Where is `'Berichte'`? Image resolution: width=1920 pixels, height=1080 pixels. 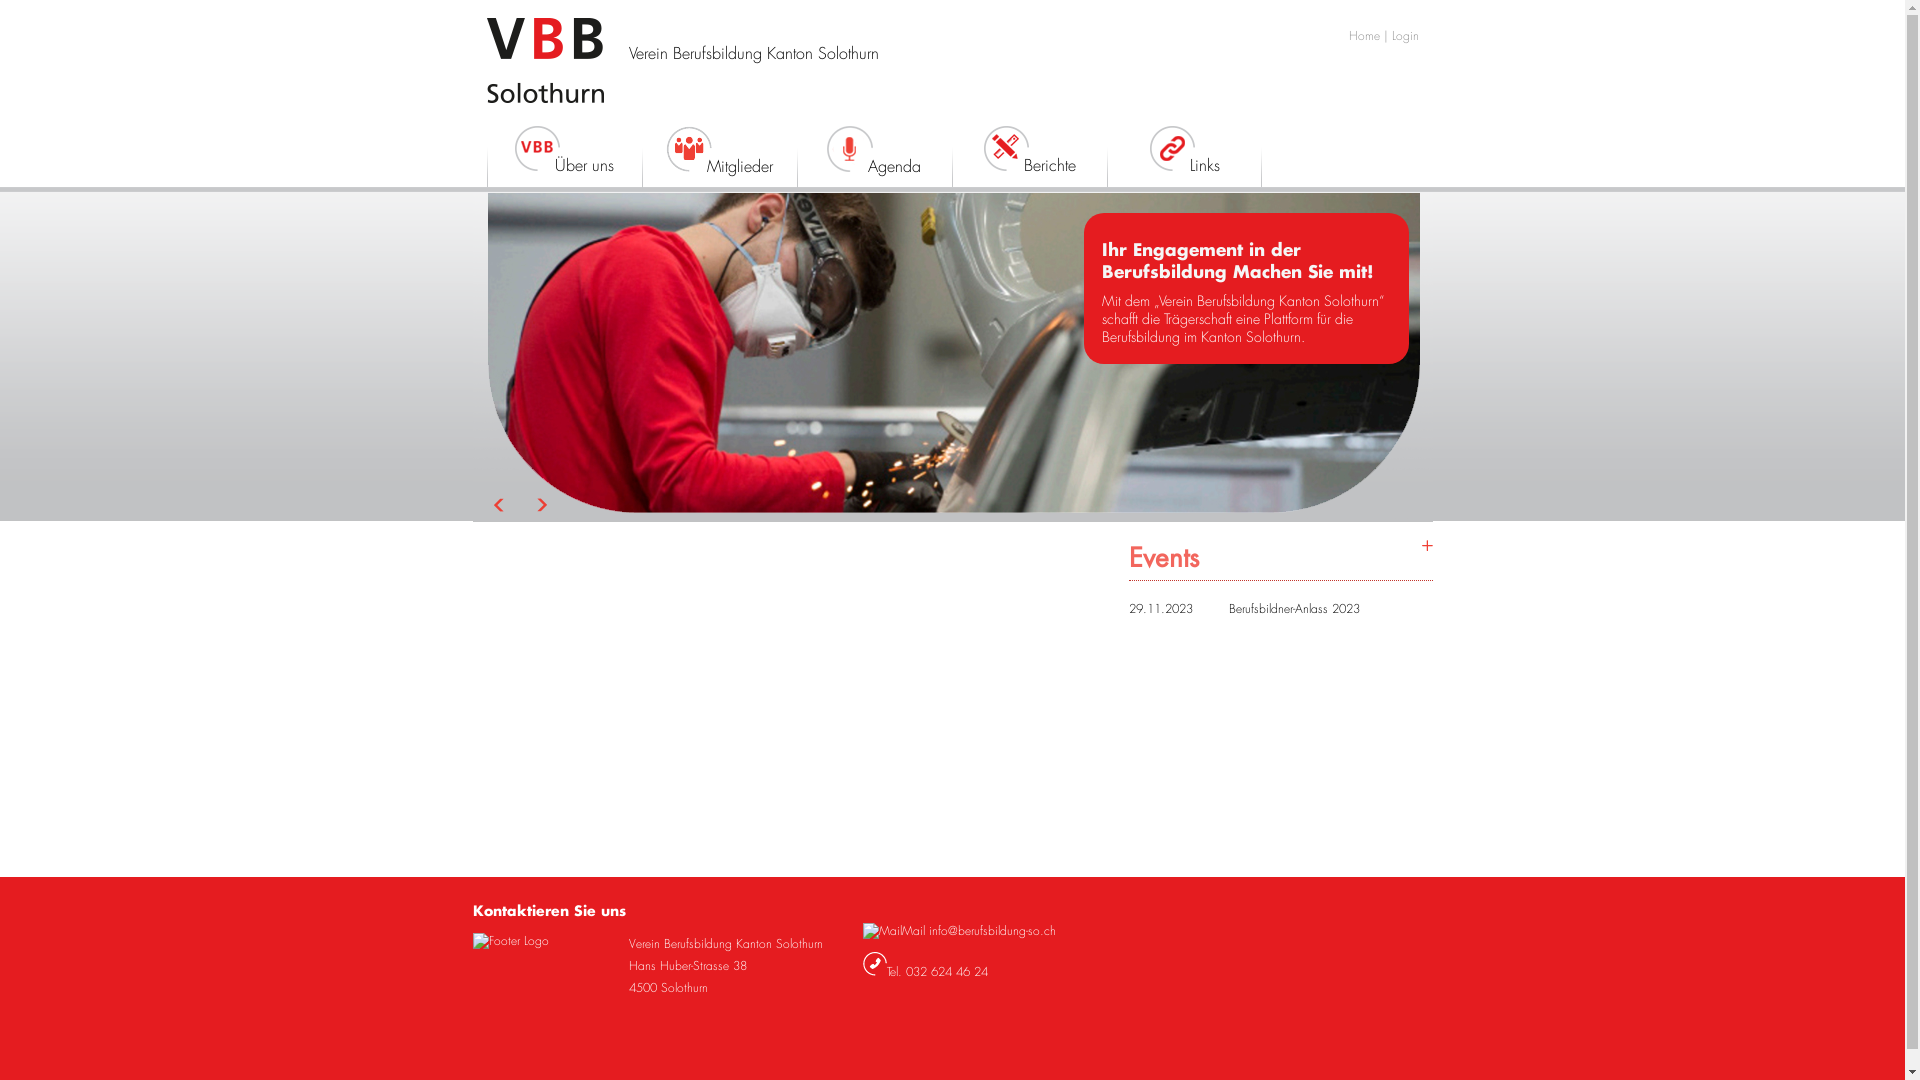 'Berichte' is located at coordinates (1004, 147).